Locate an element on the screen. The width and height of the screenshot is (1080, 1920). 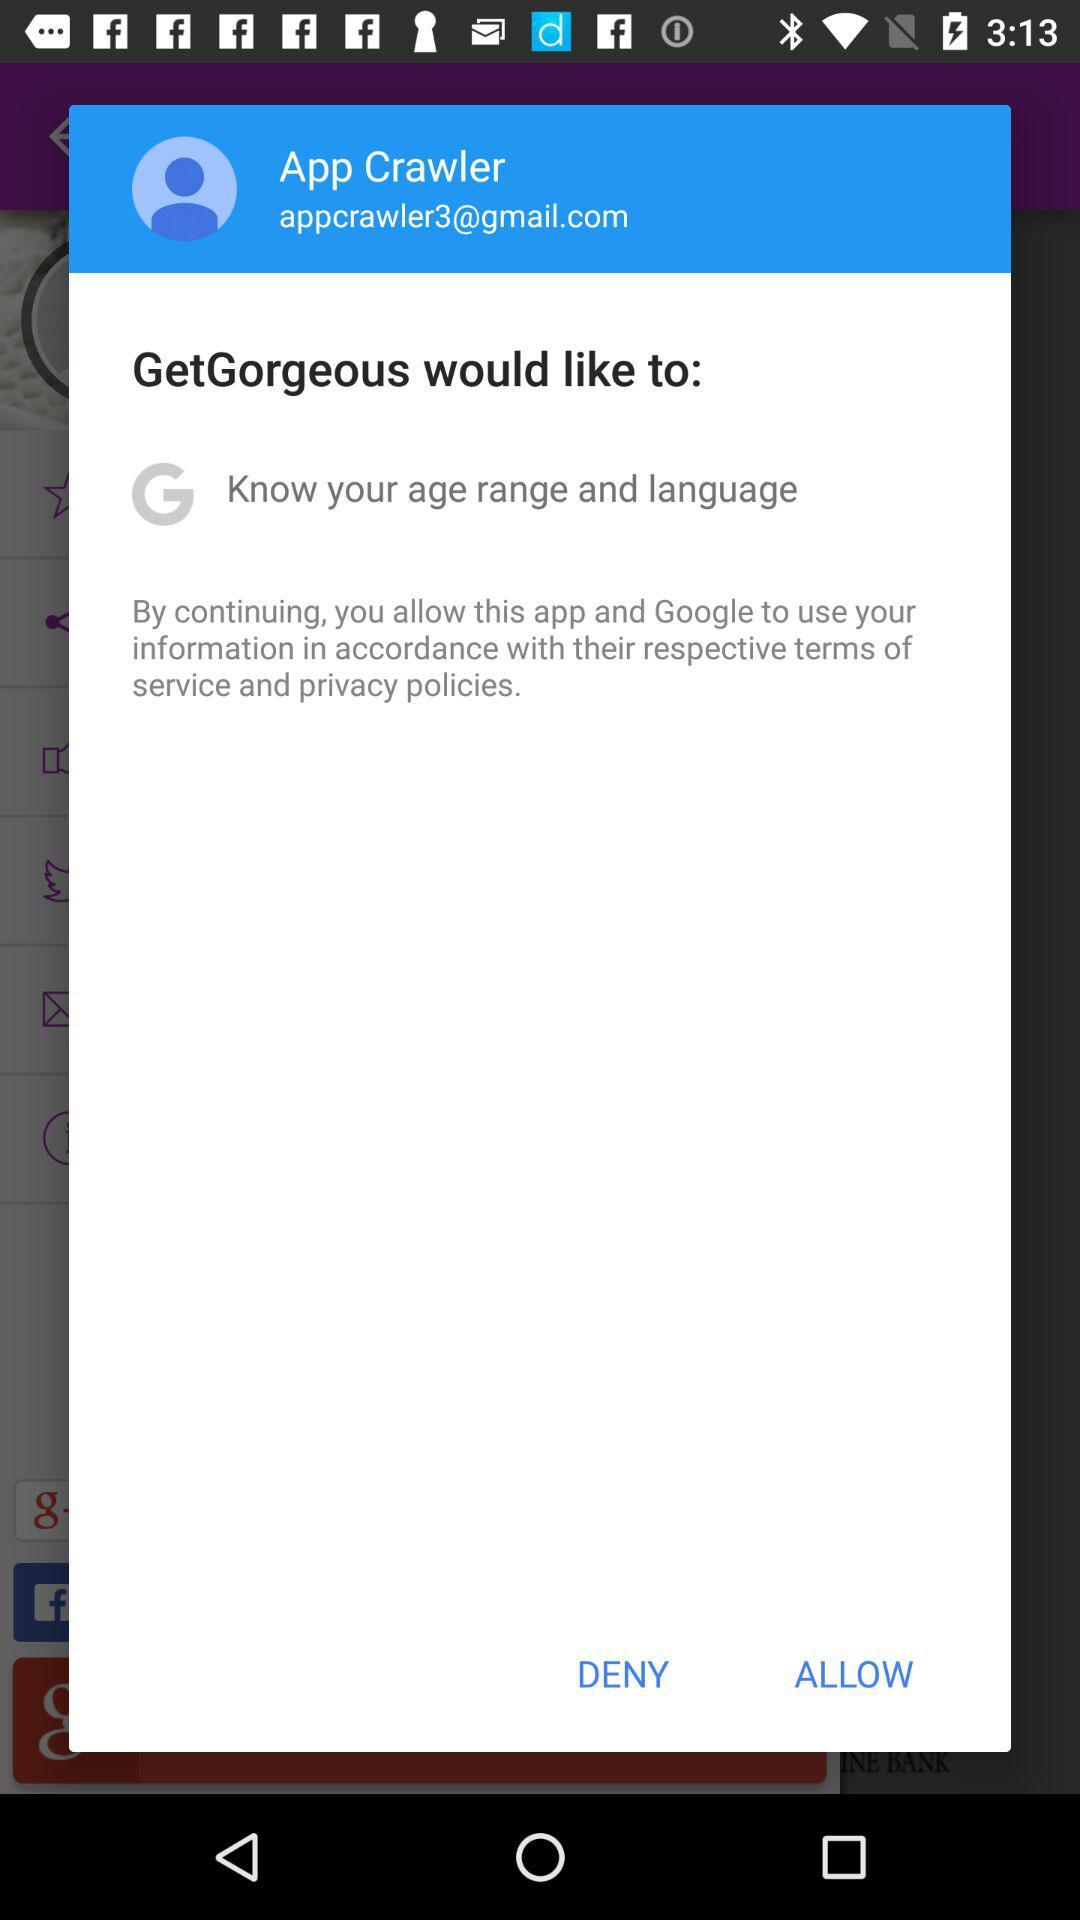
the item next to the allow icon is located at coordinates (621, 1673).